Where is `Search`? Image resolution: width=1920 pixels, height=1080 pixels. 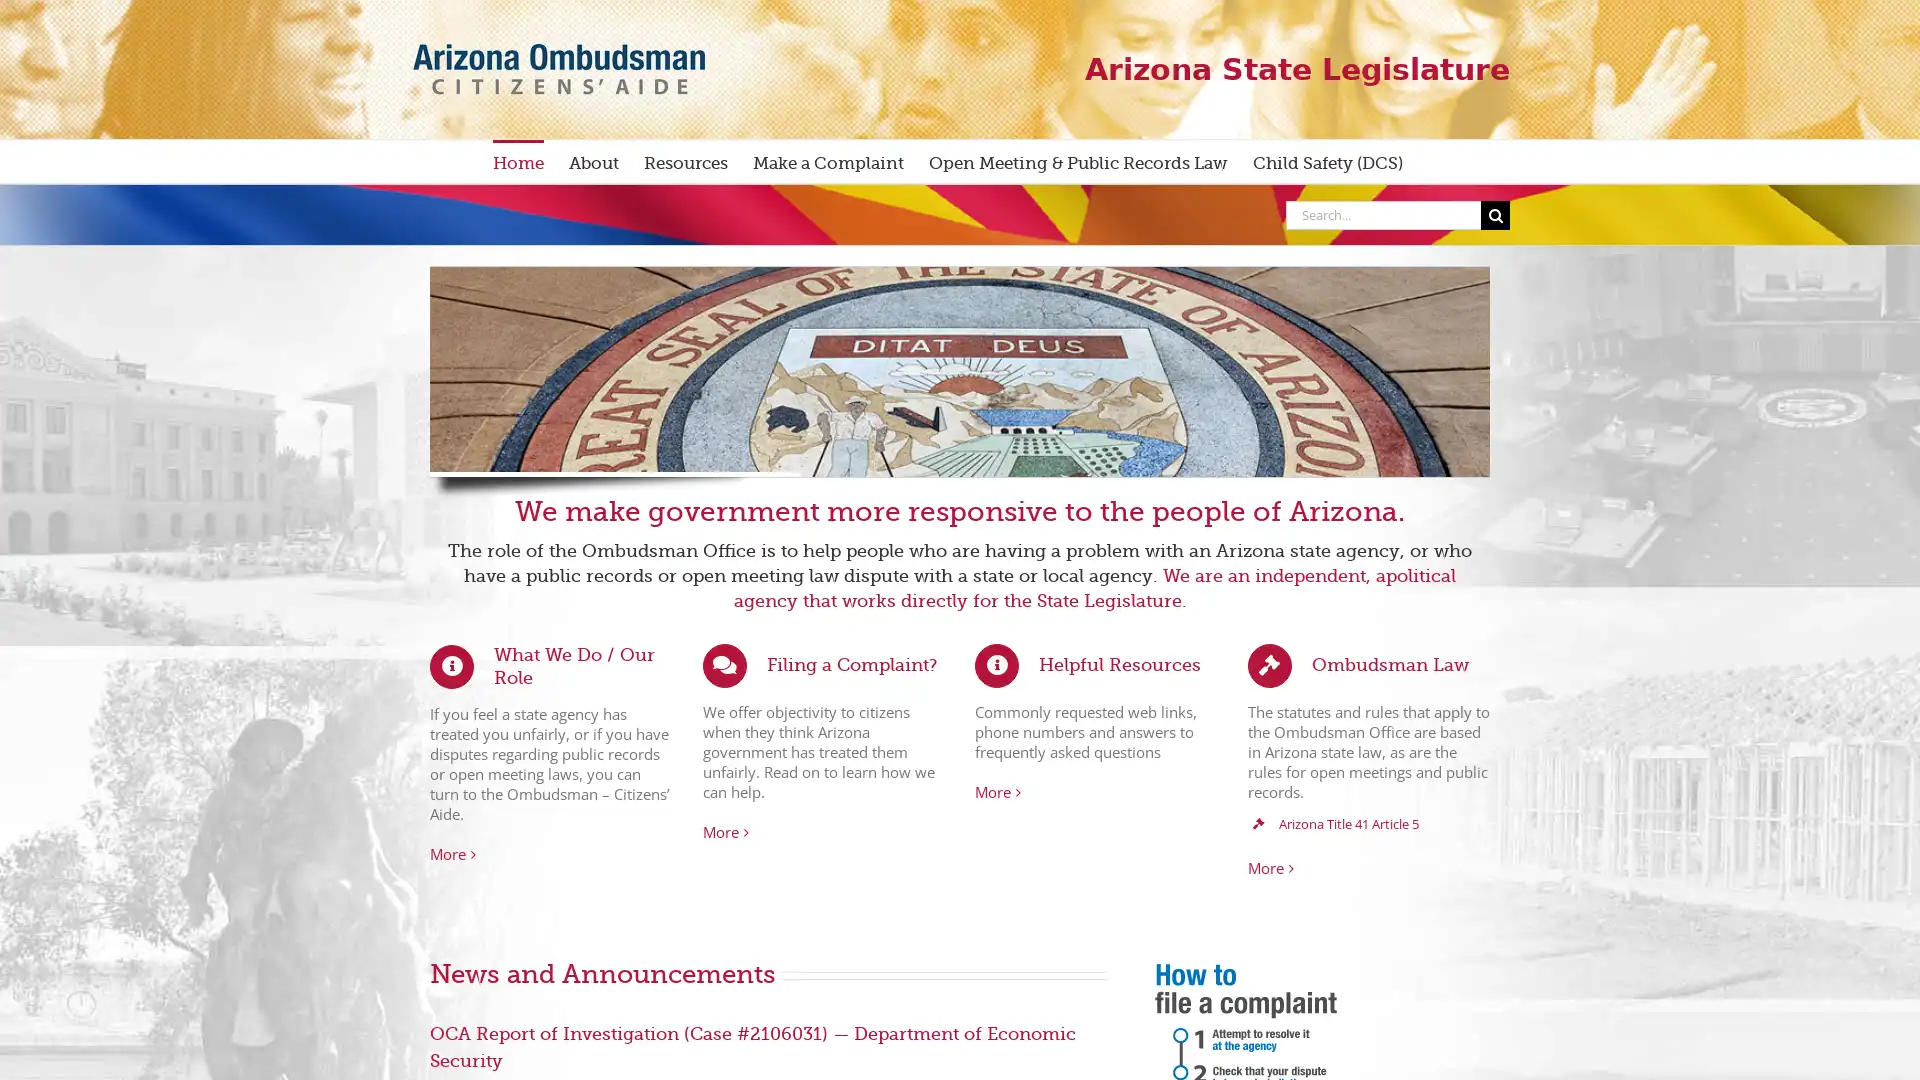 Search is located at coordinates (1495, 214).